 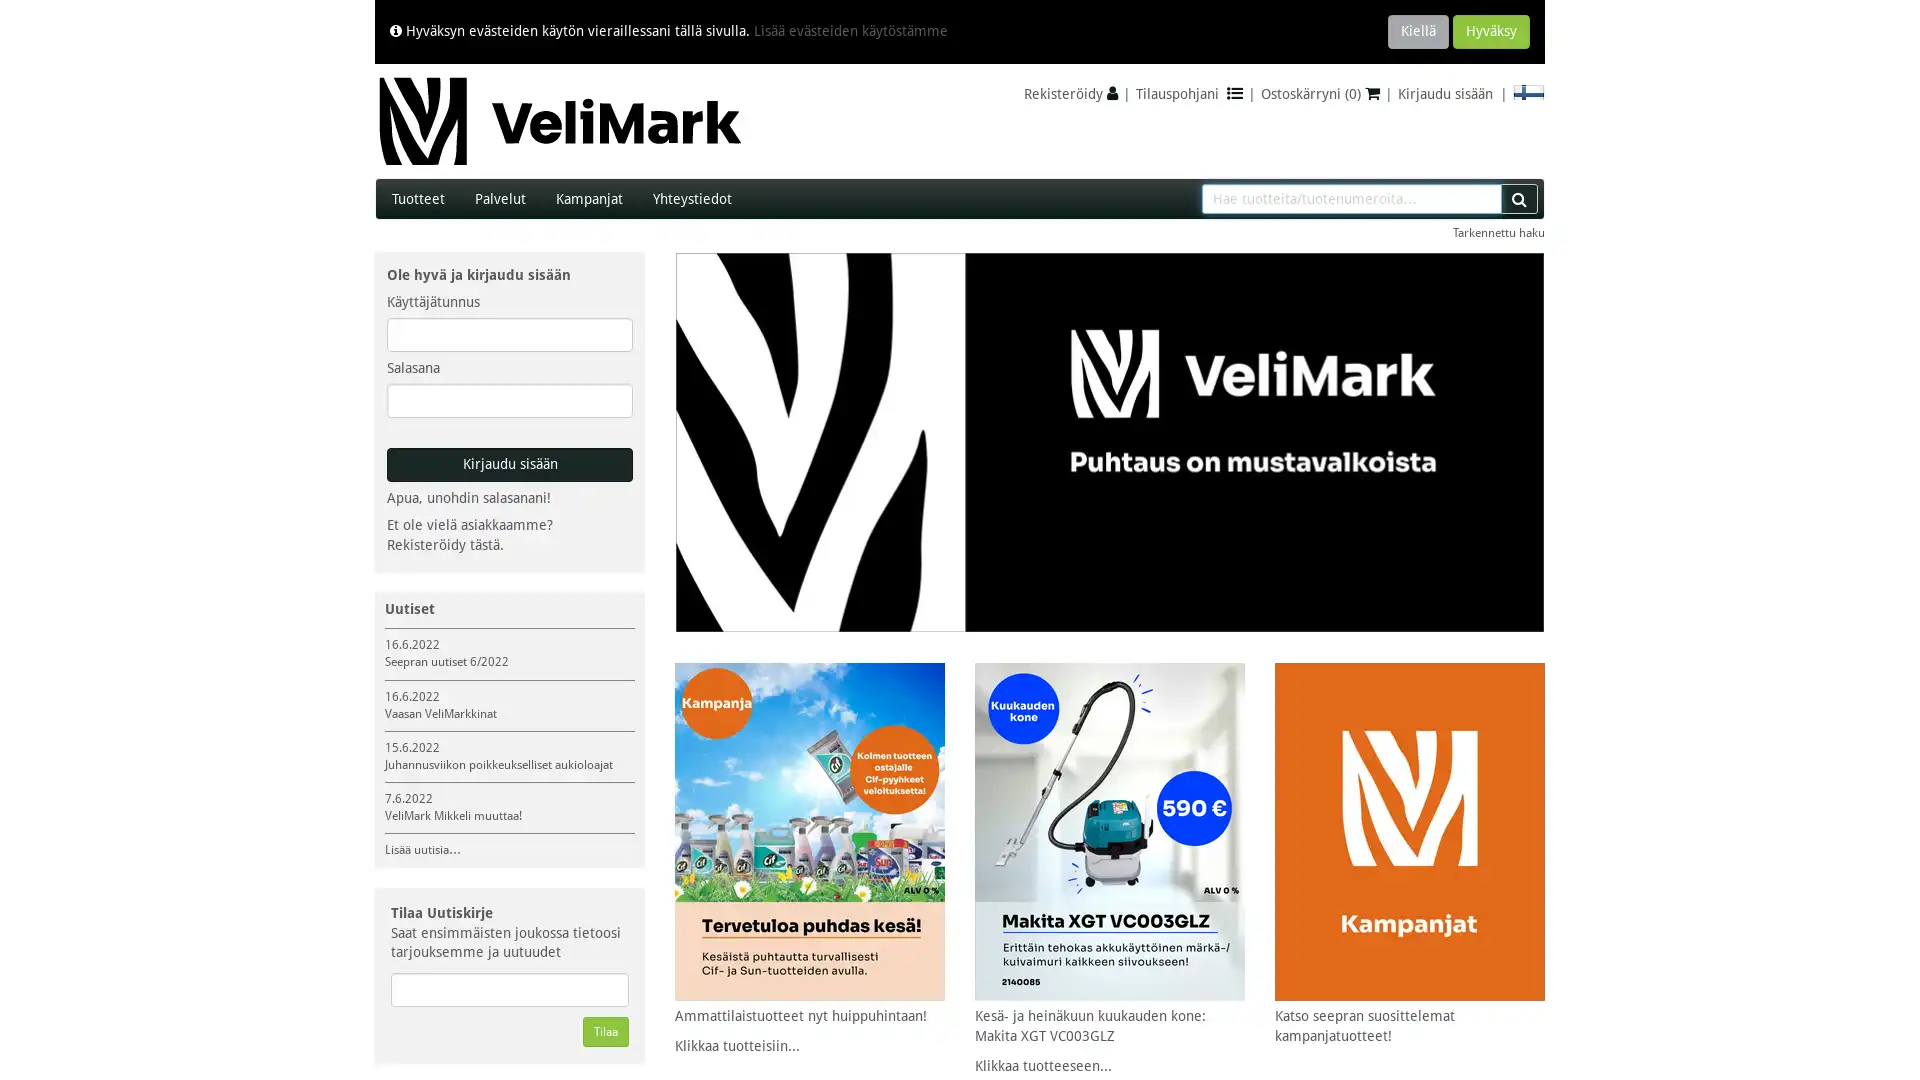 What do you see at coordinates (1491, 31) in the screenshot?
I see `Hyvaksy` at bounding box center [1491, 31].